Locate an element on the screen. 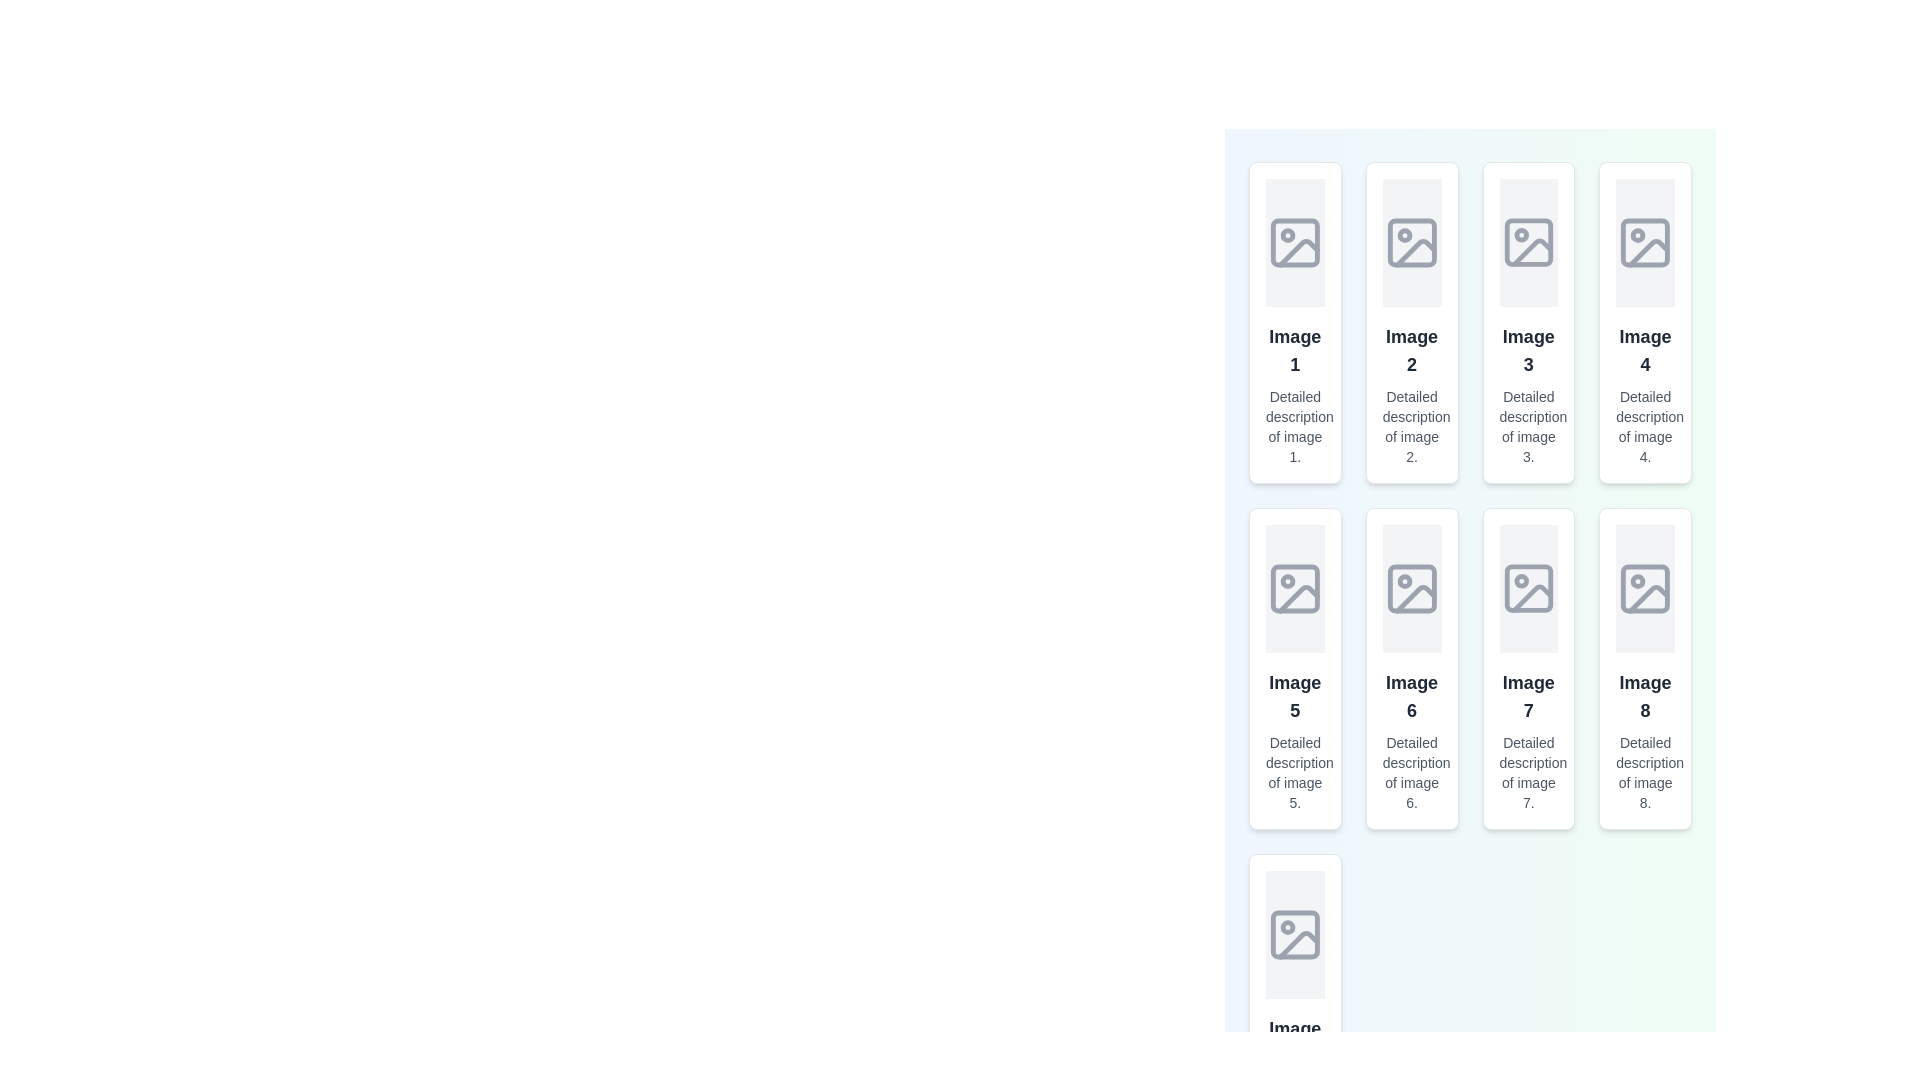  the Text label providing details about 'Image 5', located below the title text in the fifth card of the grid layout is located at coordinates (1295, 771).